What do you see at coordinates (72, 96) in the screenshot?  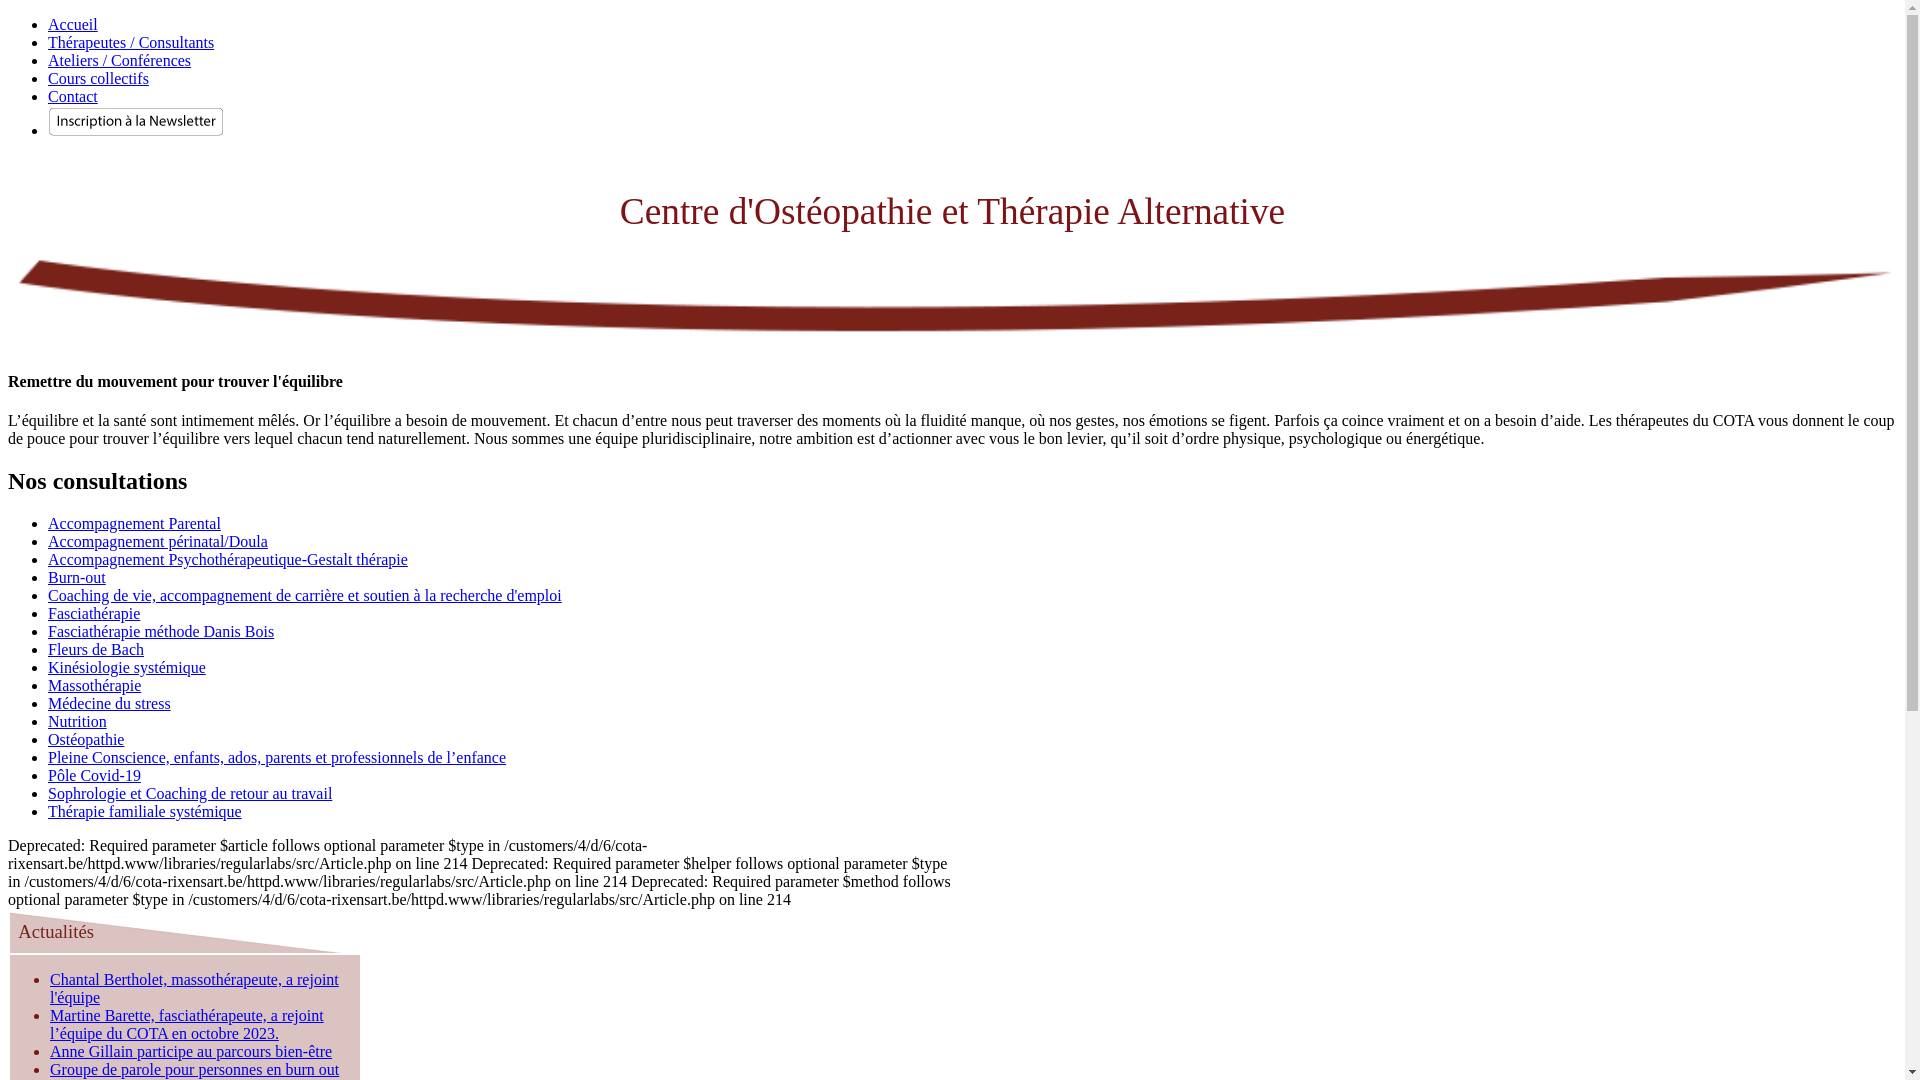 I see `'Contact'` at bounding box center [72, 96].